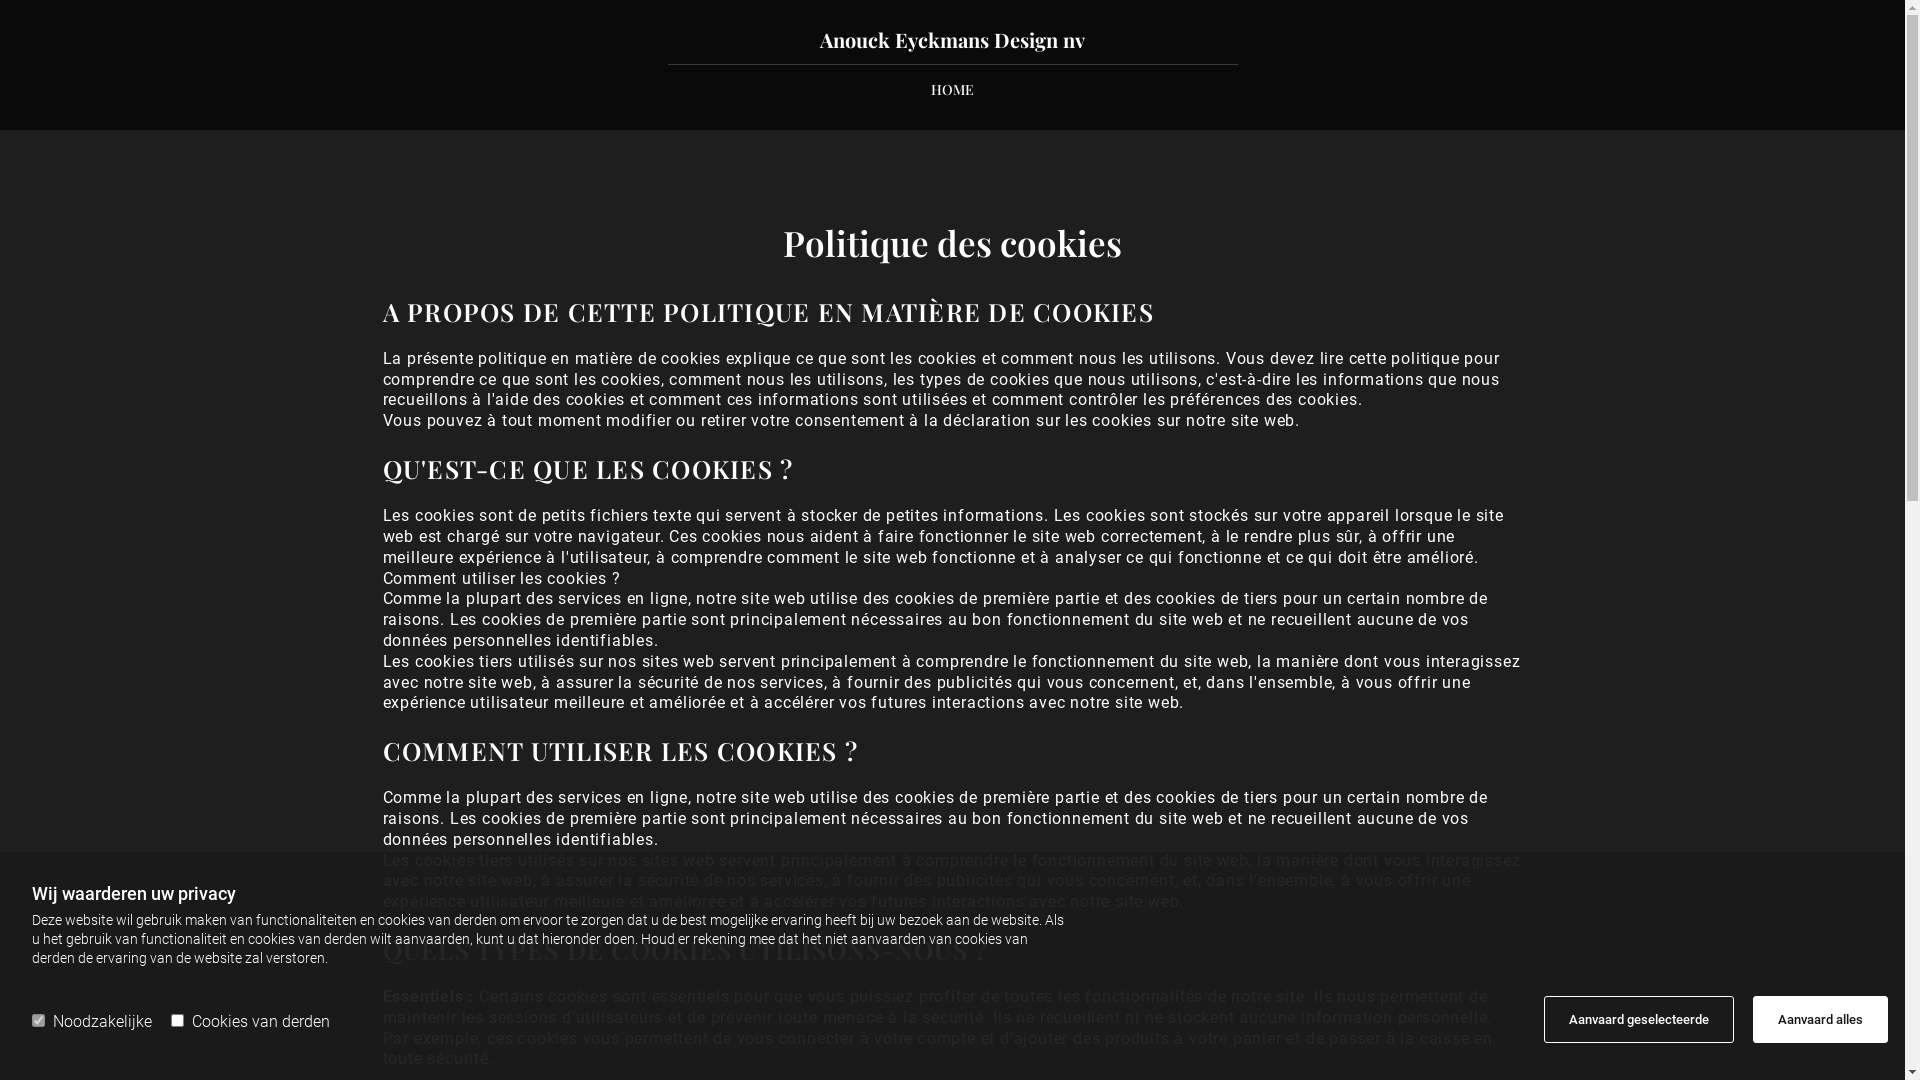 This screenshot has width=1920, height=1080. I want to click on 'HOME', so click(951, 90).